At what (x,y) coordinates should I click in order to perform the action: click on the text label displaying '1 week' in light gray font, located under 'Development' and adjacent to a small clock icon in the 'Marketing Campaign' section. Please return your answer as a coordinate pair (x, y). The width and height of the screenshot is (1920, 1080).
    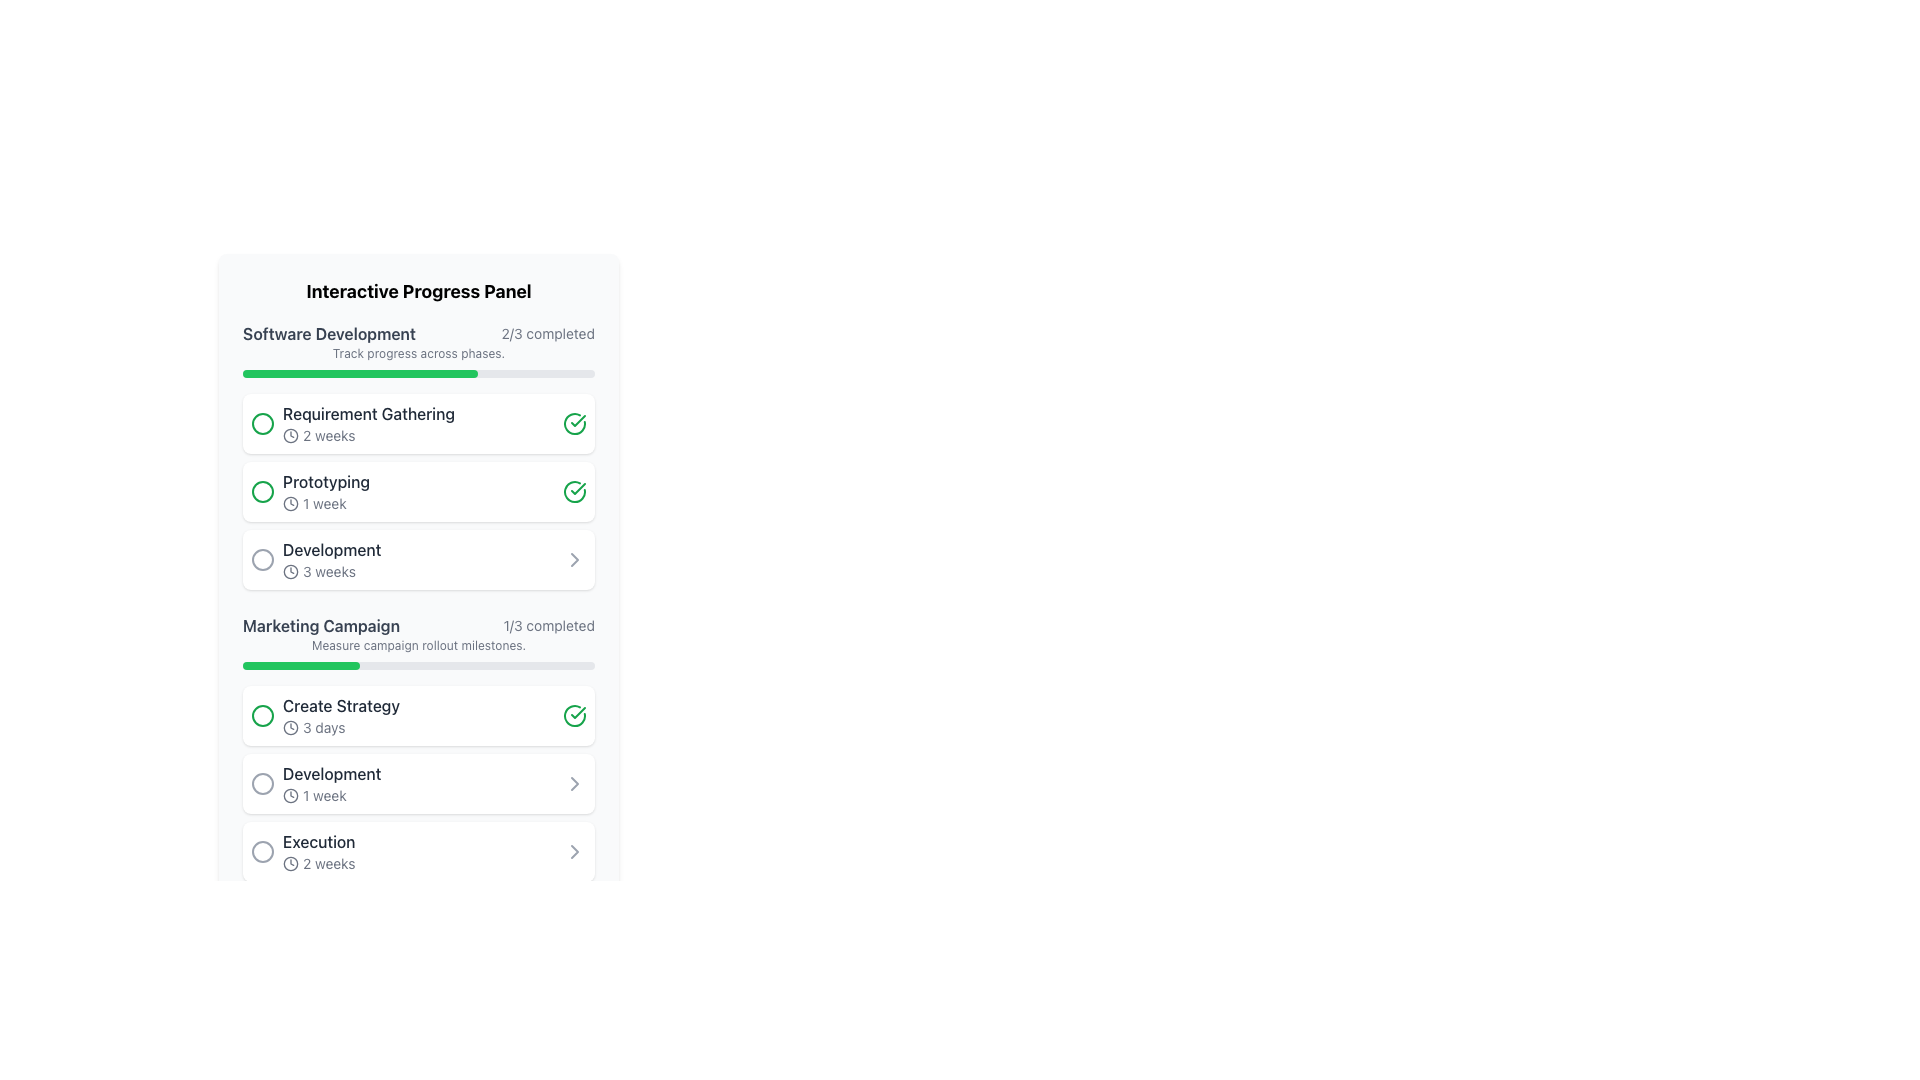
    Looking at the image, I should click on (332, 794).